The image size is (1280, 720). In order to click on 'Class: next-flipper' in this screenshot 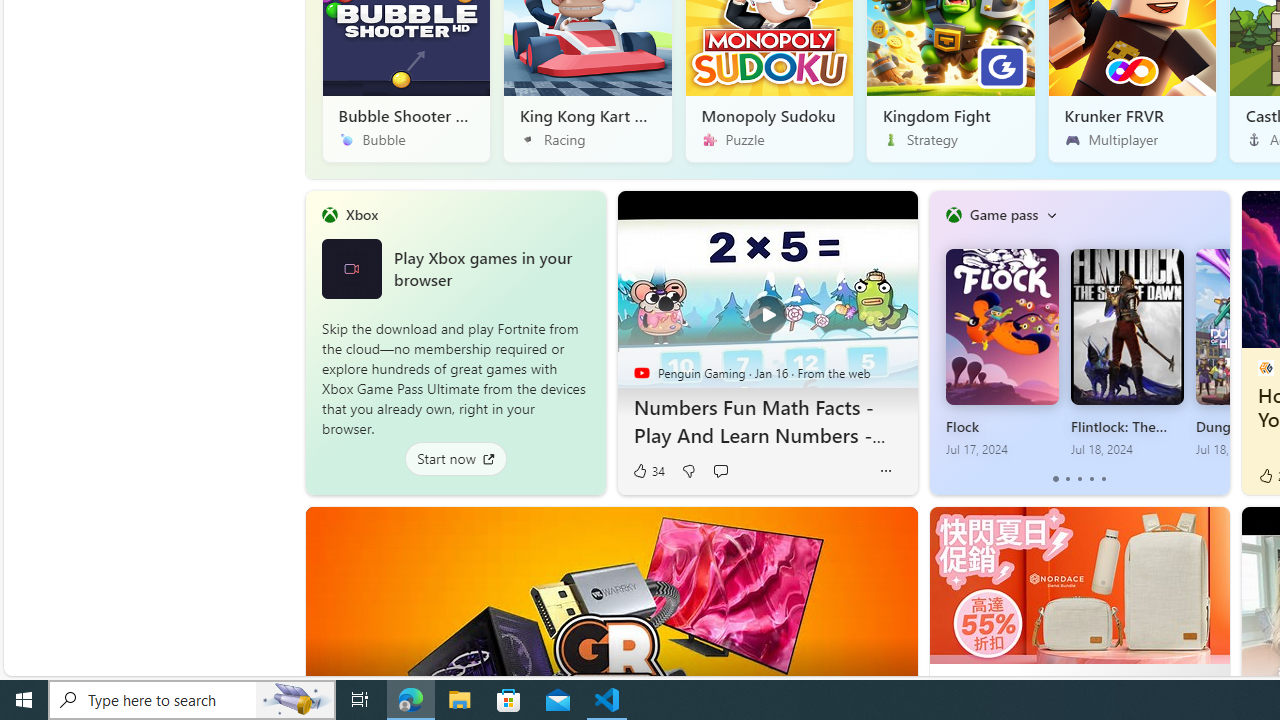, I will do `click(1218, 342)`.